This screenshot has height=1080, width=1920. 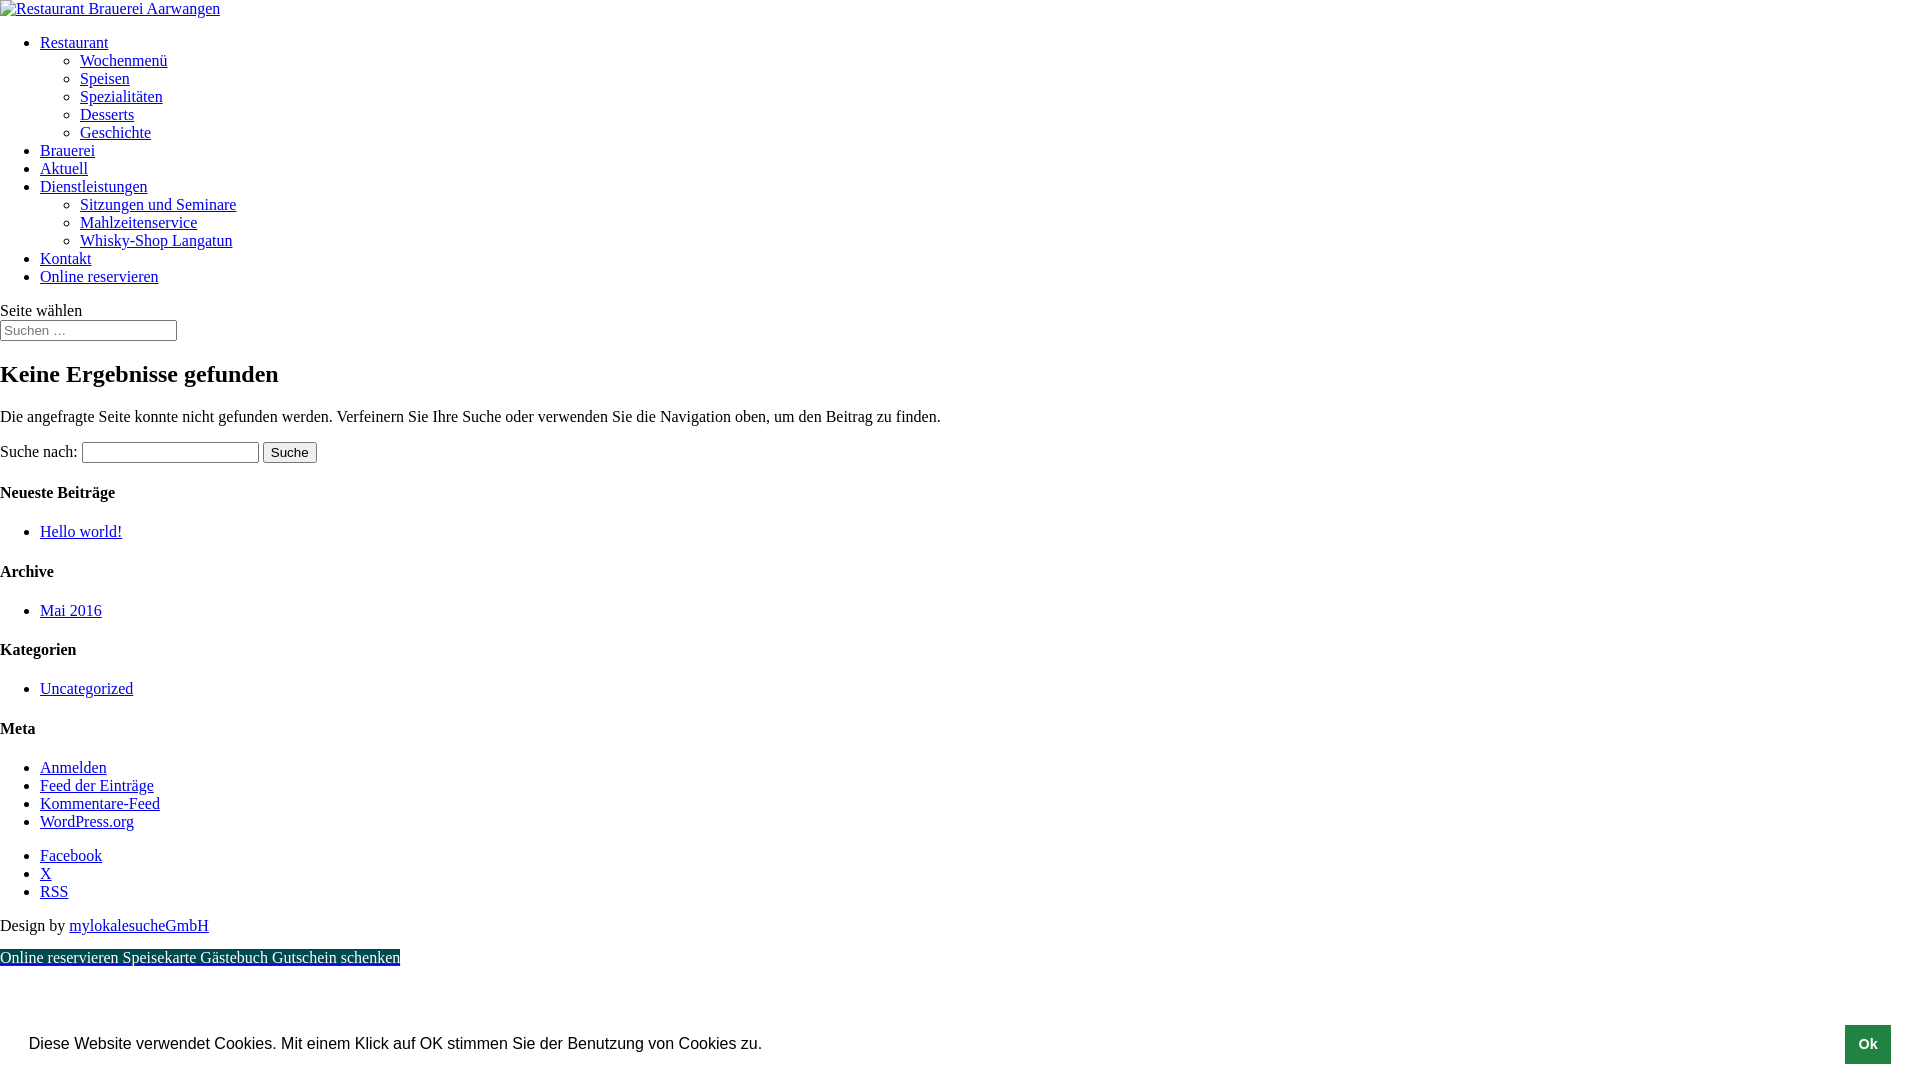 I want to click on 'mylokalesucheGmbH', so click(x=68, y=925).